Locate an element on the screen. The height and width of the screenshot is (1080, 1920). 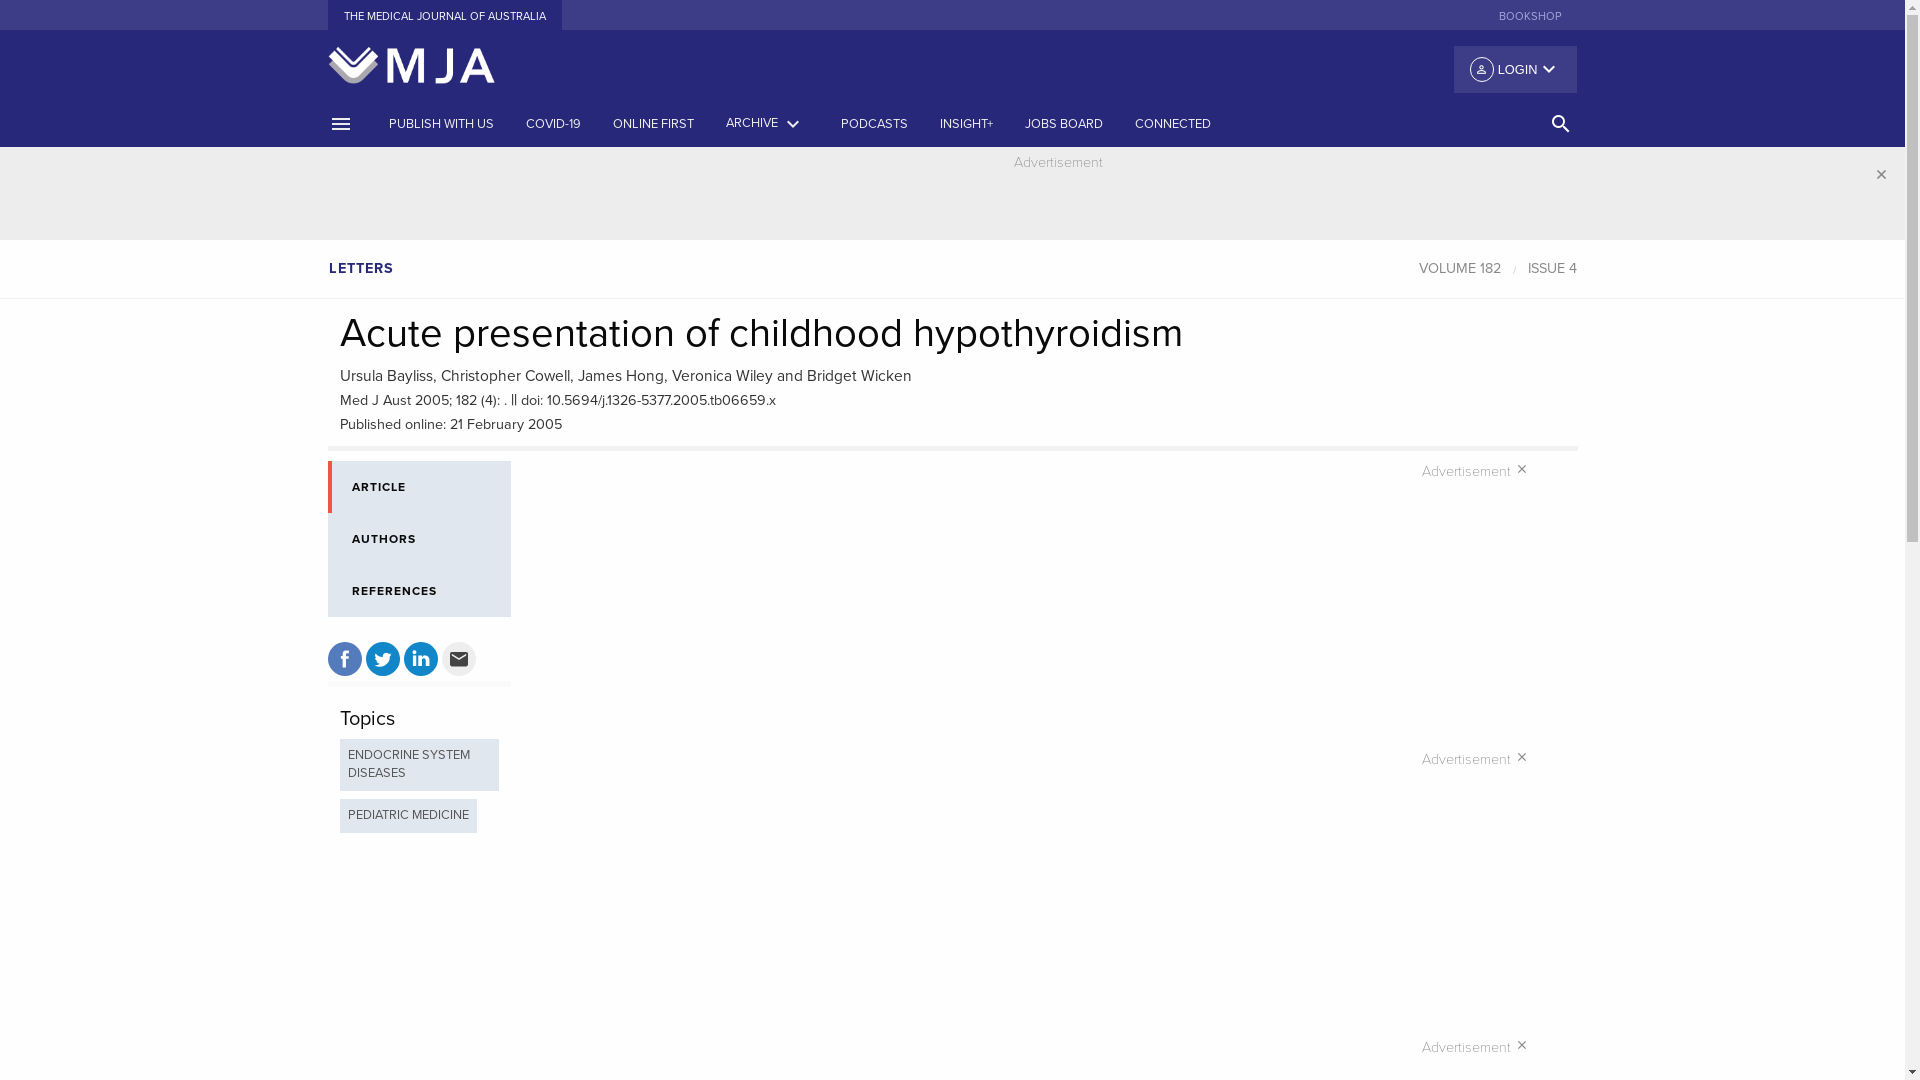
'ONLINE FIRST' is located at coordinates (652, 124).